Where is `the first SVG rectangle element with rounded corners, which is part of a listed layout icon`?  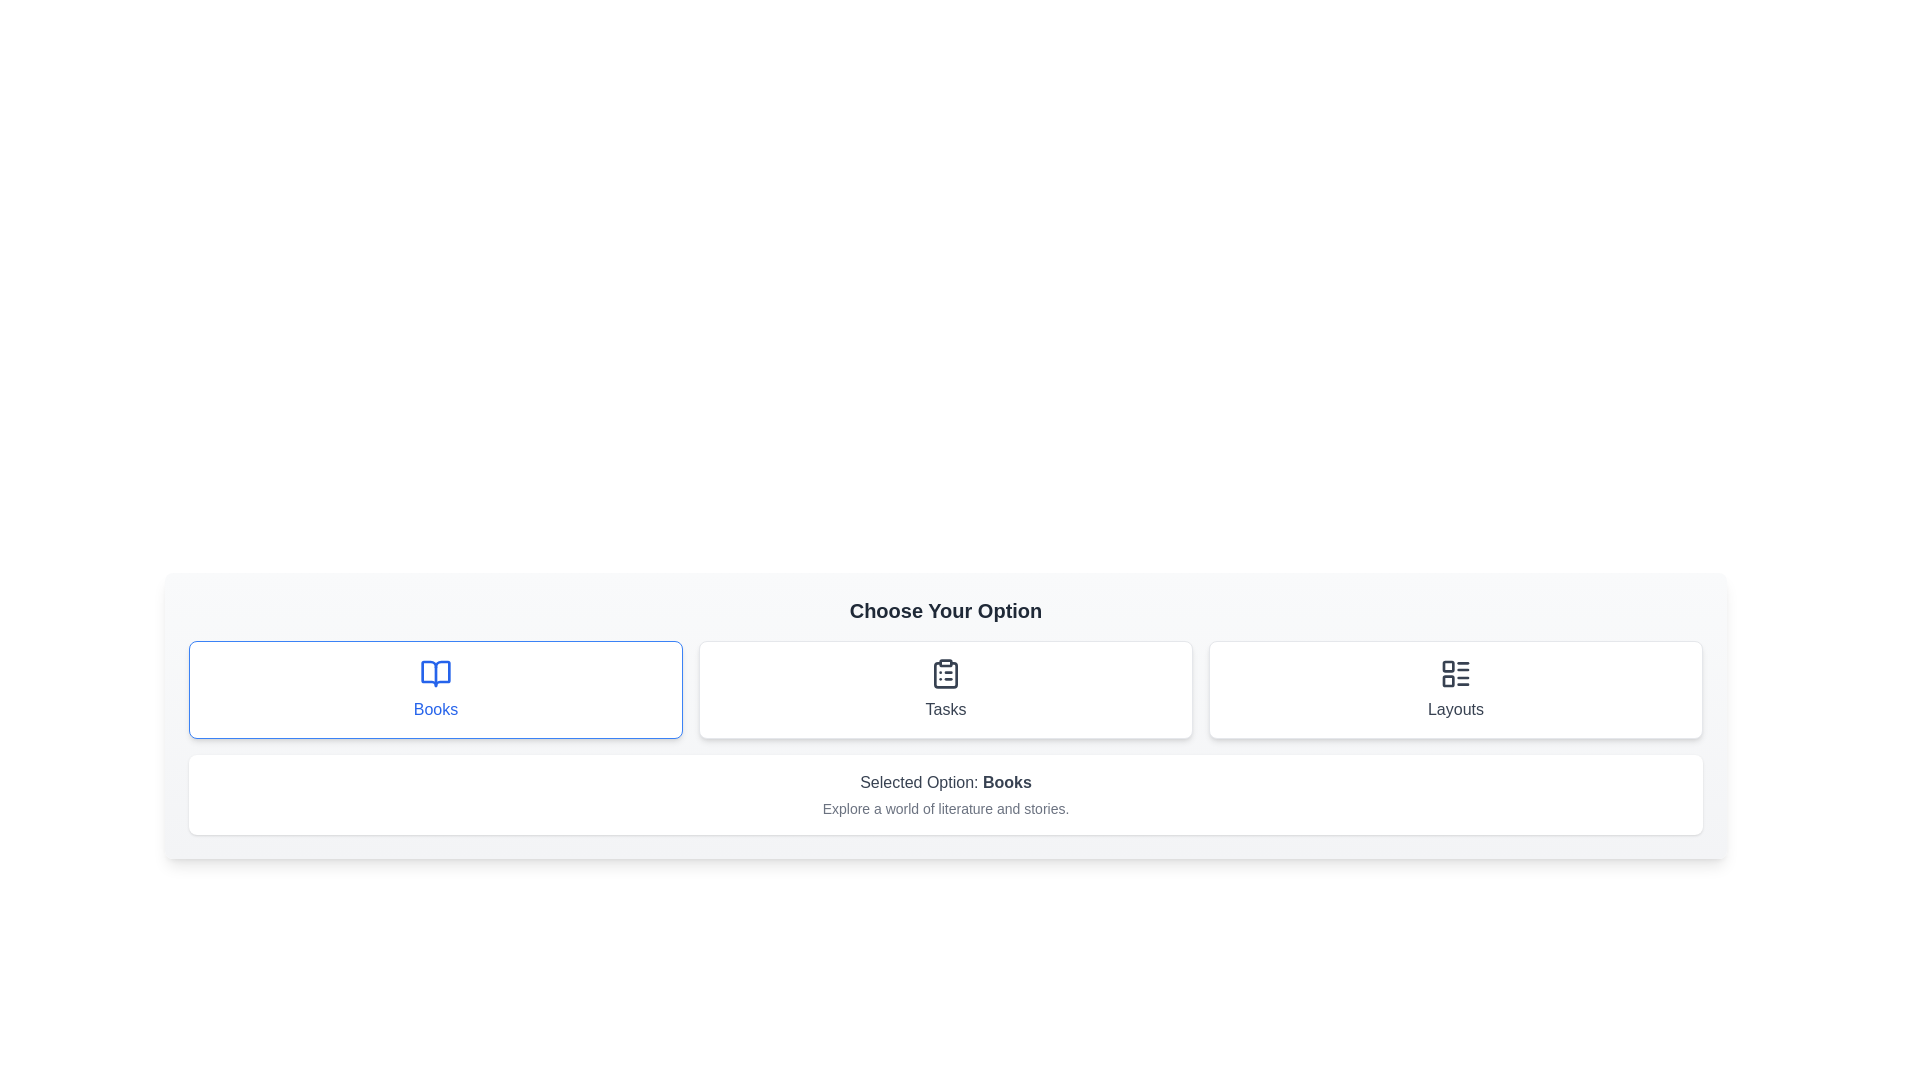 the first SVG rectangle element with rounded corners, which is part of a listed layout icon is located at coordinates (1448, 666).